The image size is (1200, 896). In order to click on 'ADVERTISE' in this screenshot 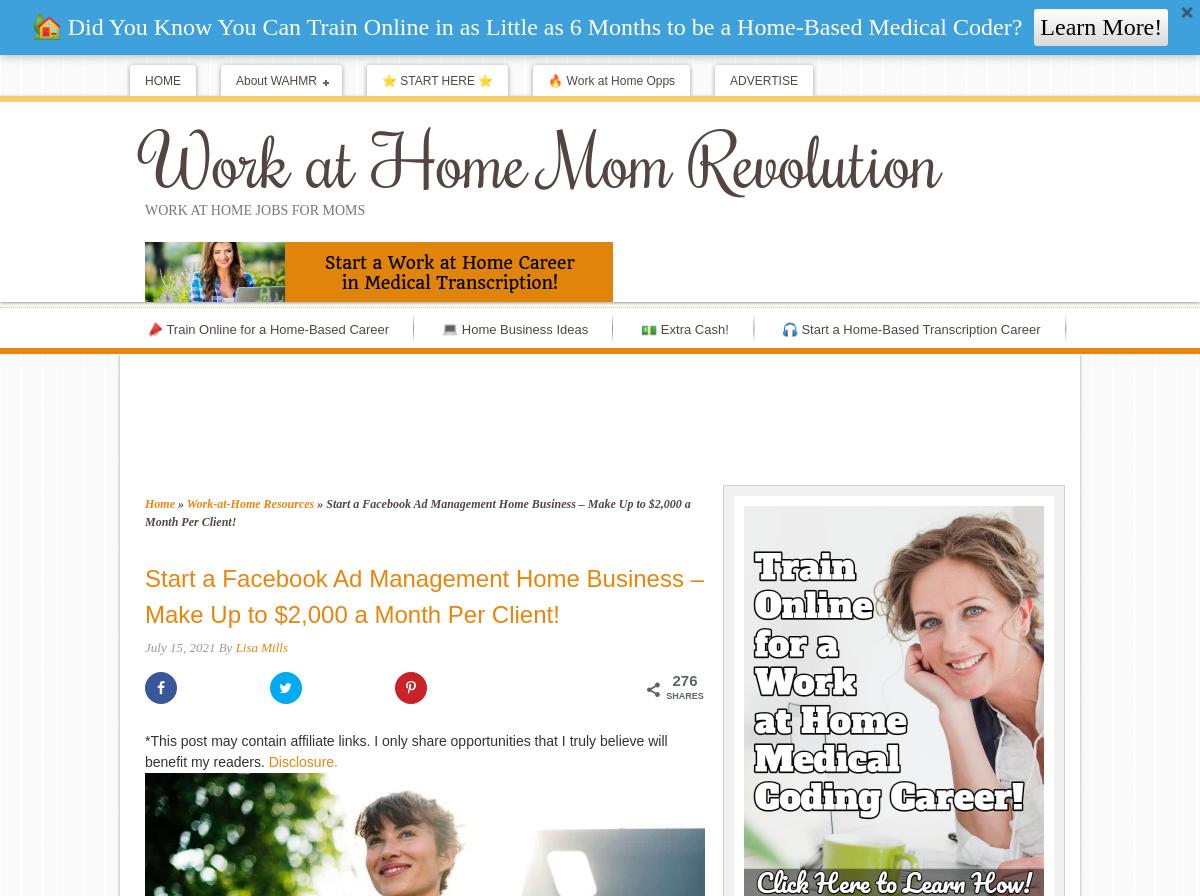, I will do `click(762, 80)`.